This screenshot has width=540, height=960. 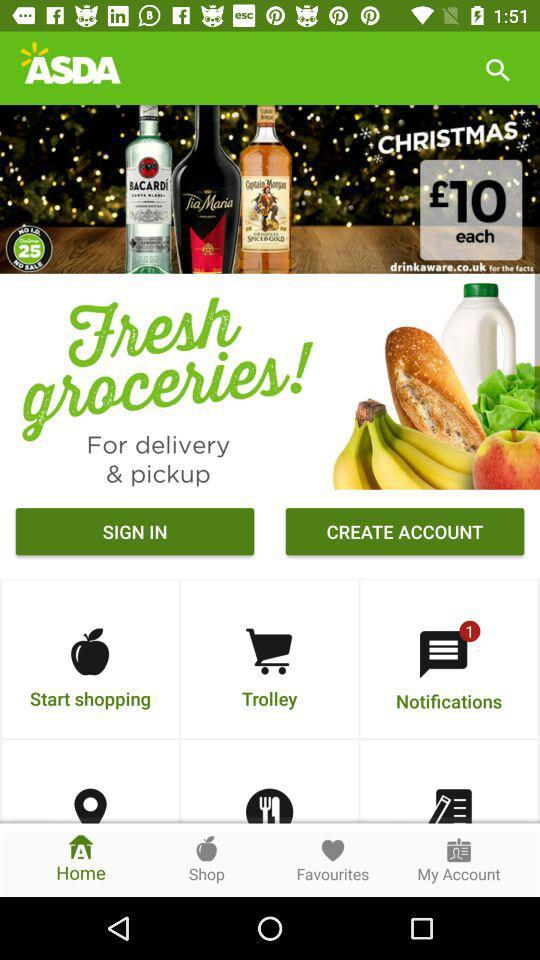 I want to click on icon above the 1, so click(x=405, y=533).